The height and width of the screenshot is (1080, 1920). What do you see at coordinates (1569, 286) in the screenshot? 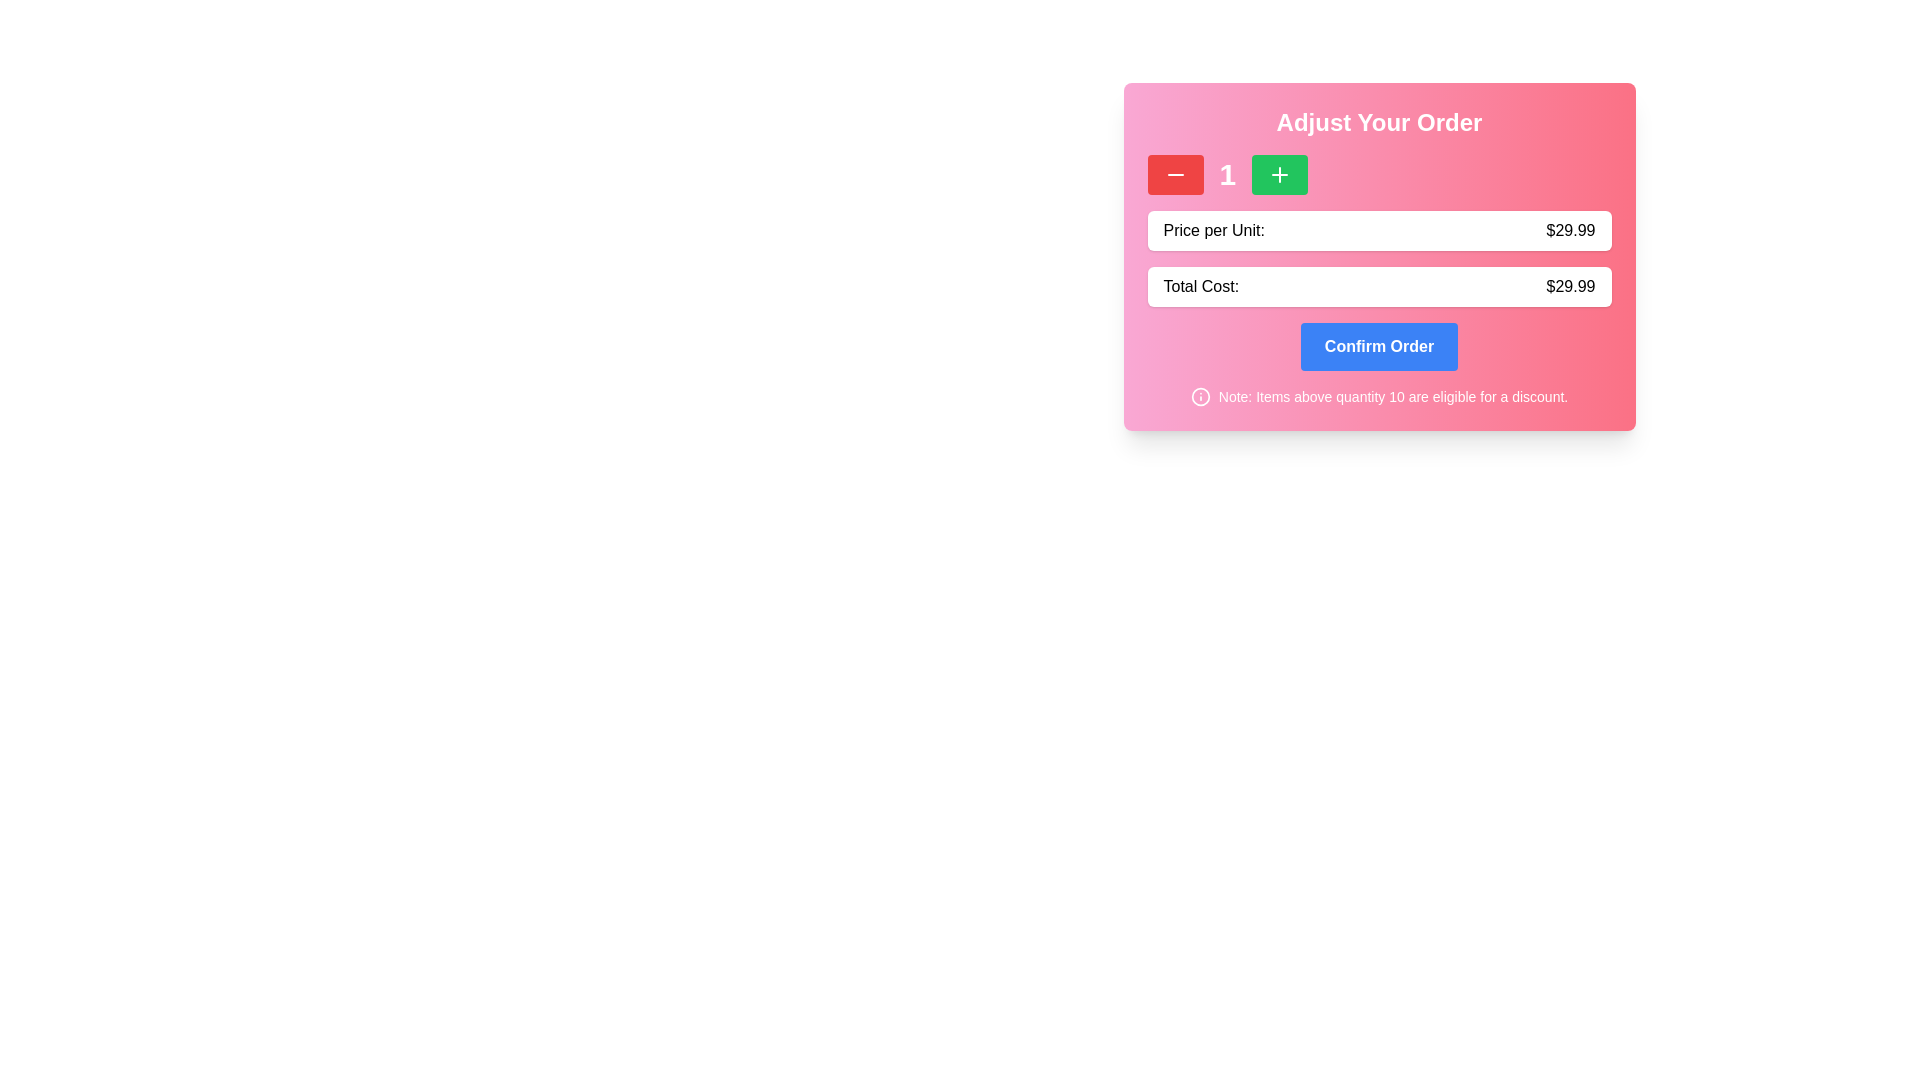
I see `the Text Label displaying the amount '$29.99' that is aligned next to 'Total Cost:' within the pink panel labeled 'Adjust Your Order'` at bounding box center [1569, 286].